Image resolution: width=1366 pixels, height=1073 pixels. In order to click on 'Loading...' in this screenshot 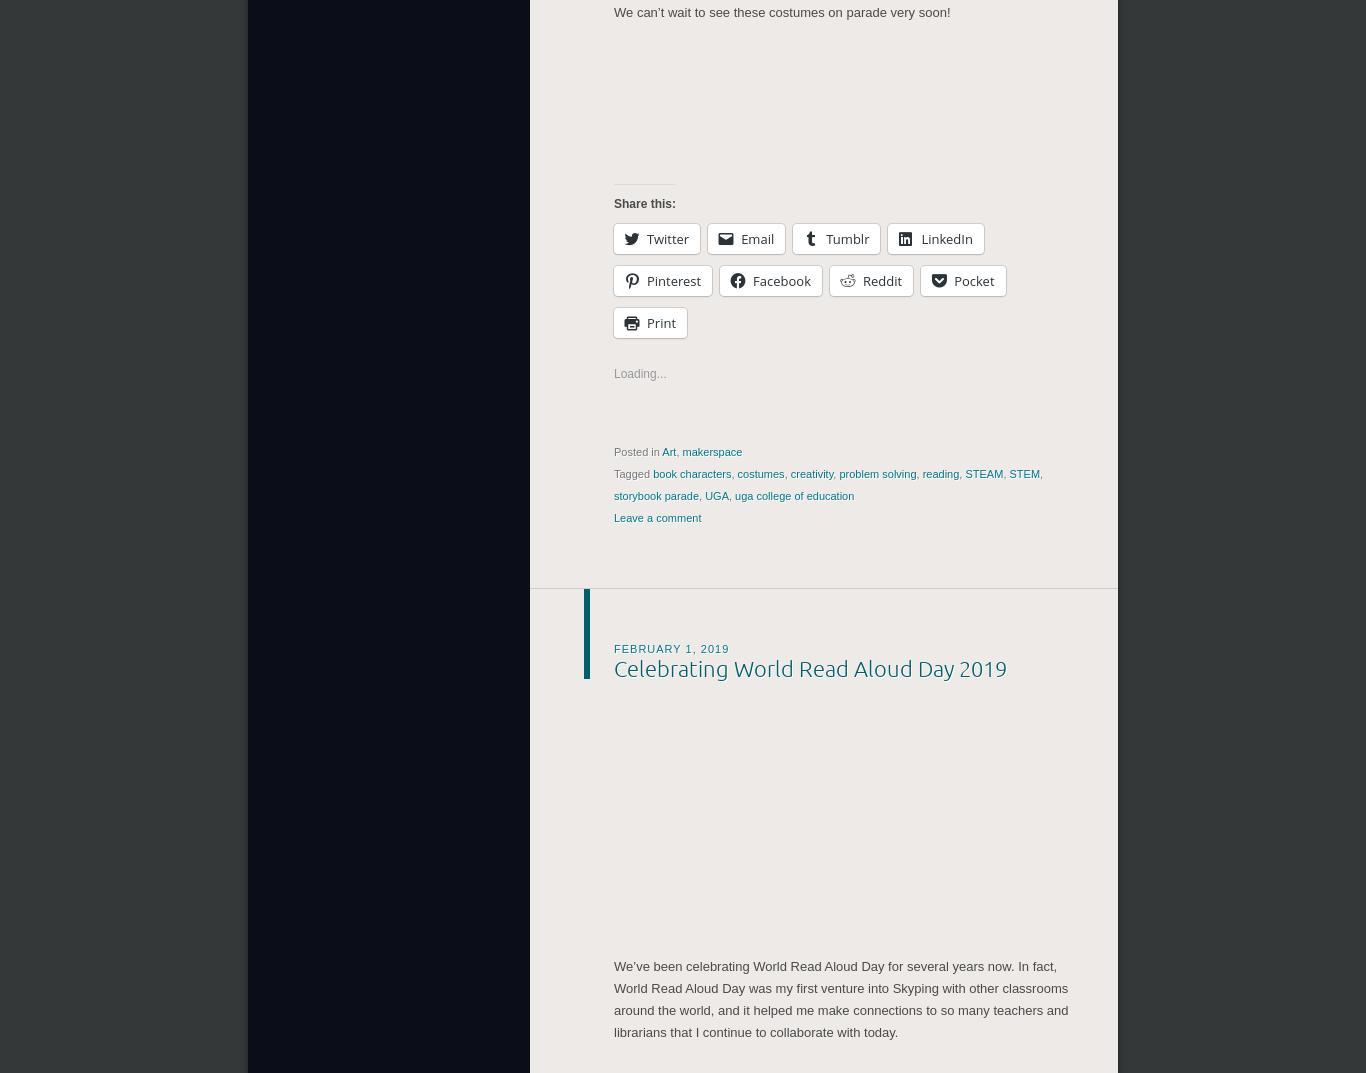, I will do `click(638, 368)`.